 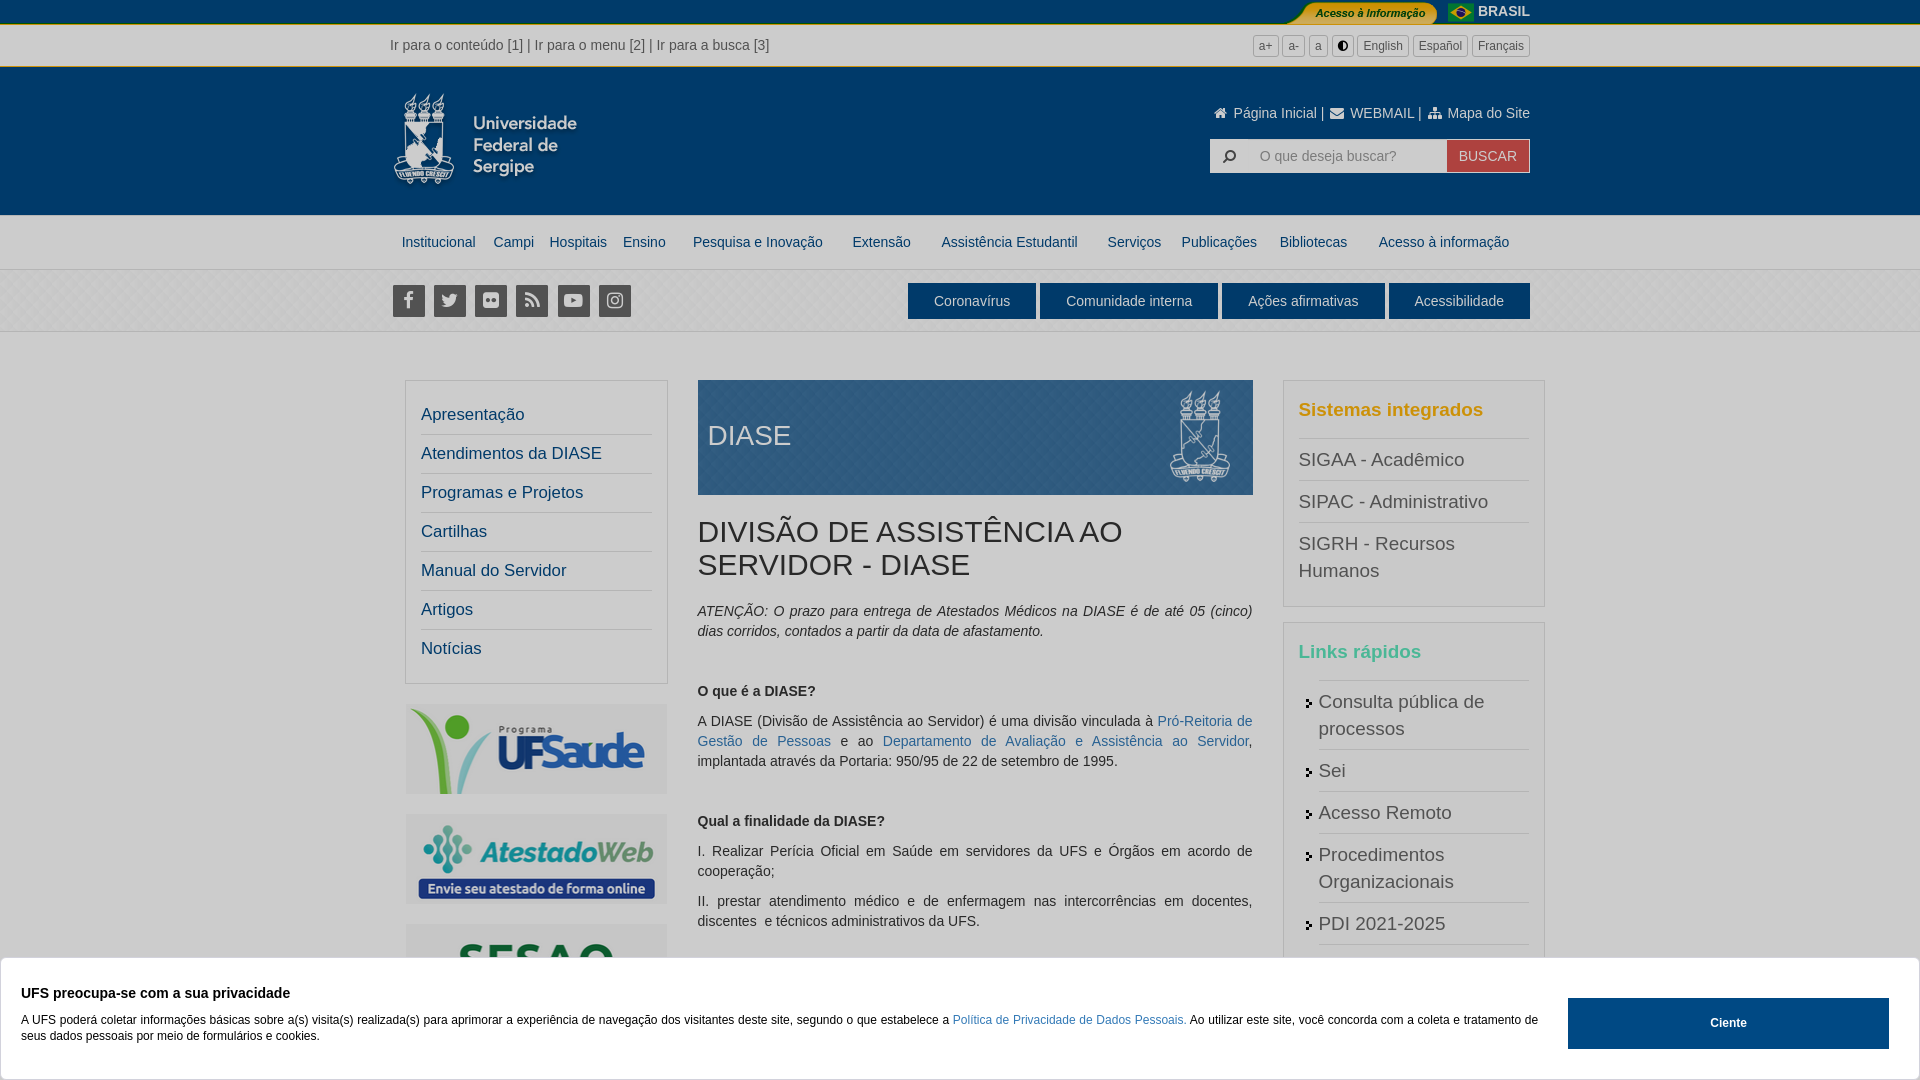 What do you see at coordinates (513, 241) in the screenshot?
I see `'Campi'` at bounding box center [513, 241].